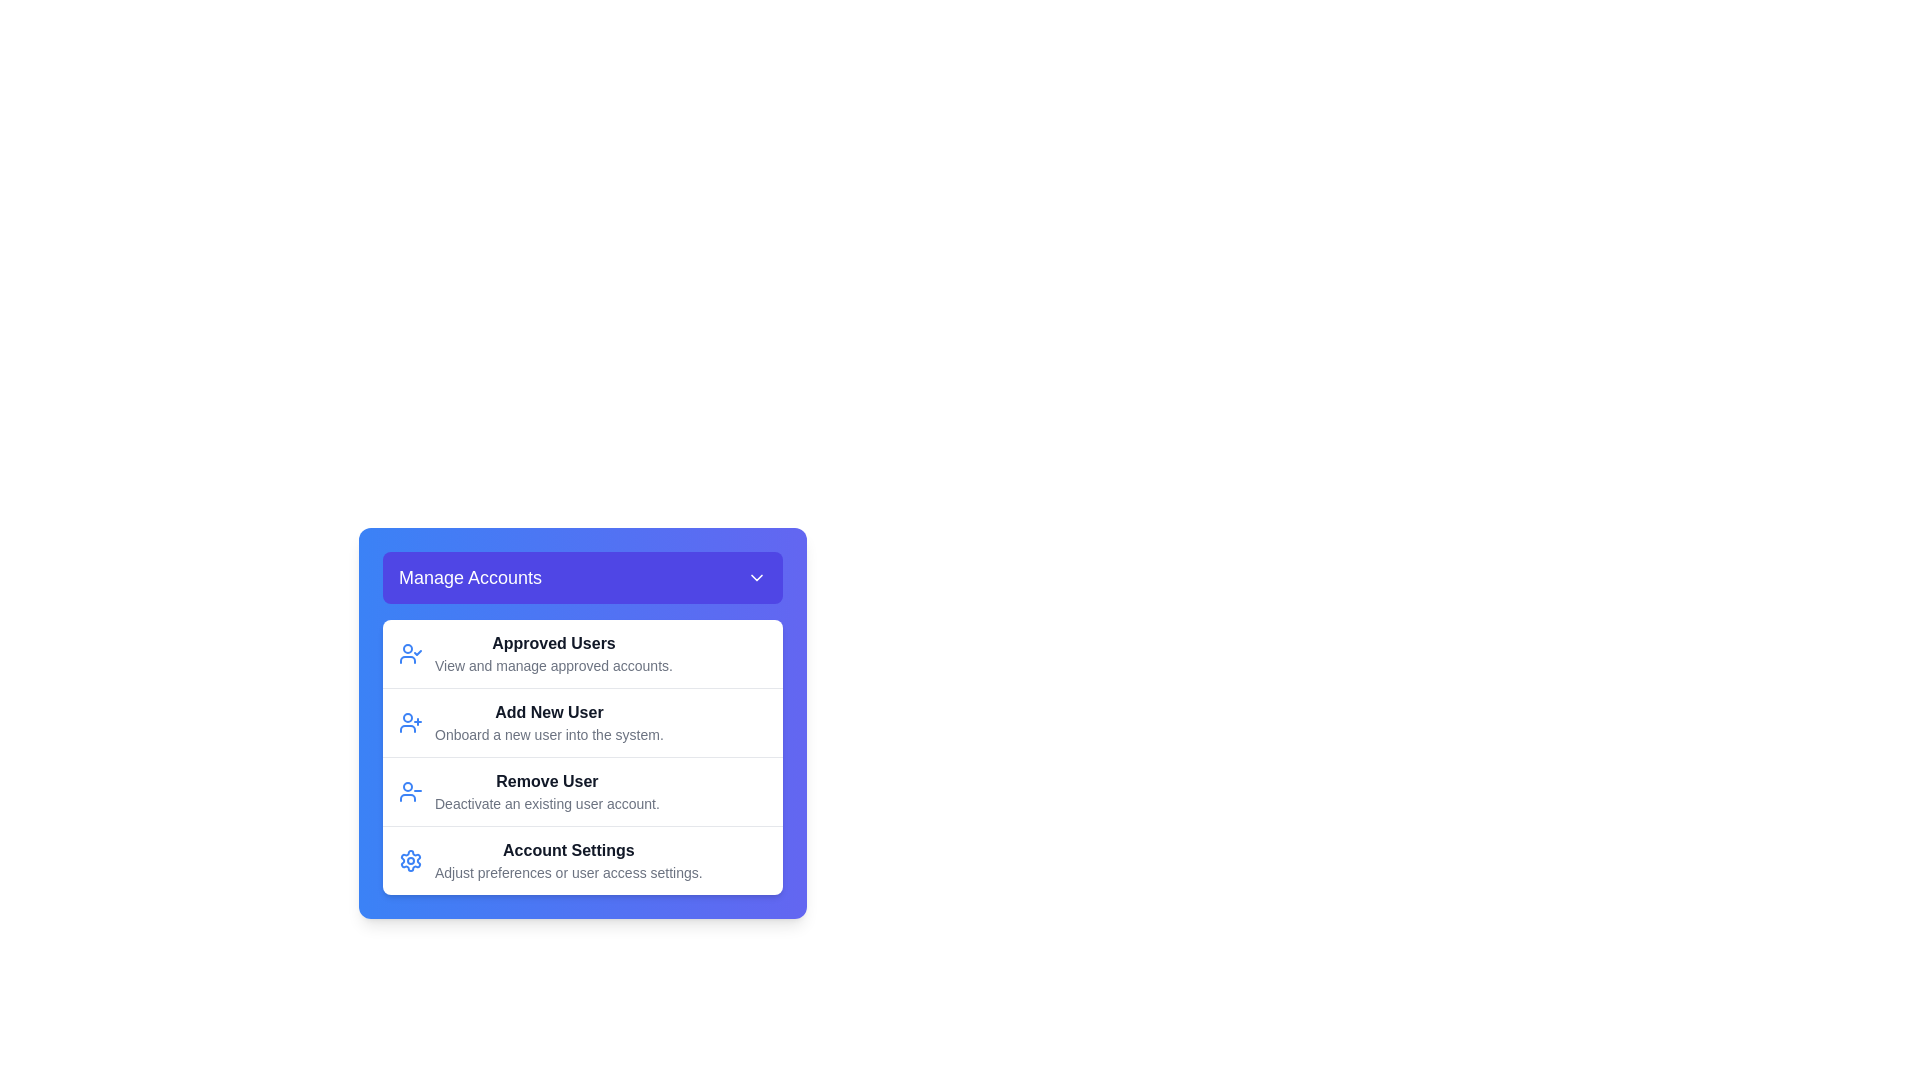  Describe the element at coordinates (581, 654) in the screenshot. I see `the list entry titled 'Approved Users'` at that location.